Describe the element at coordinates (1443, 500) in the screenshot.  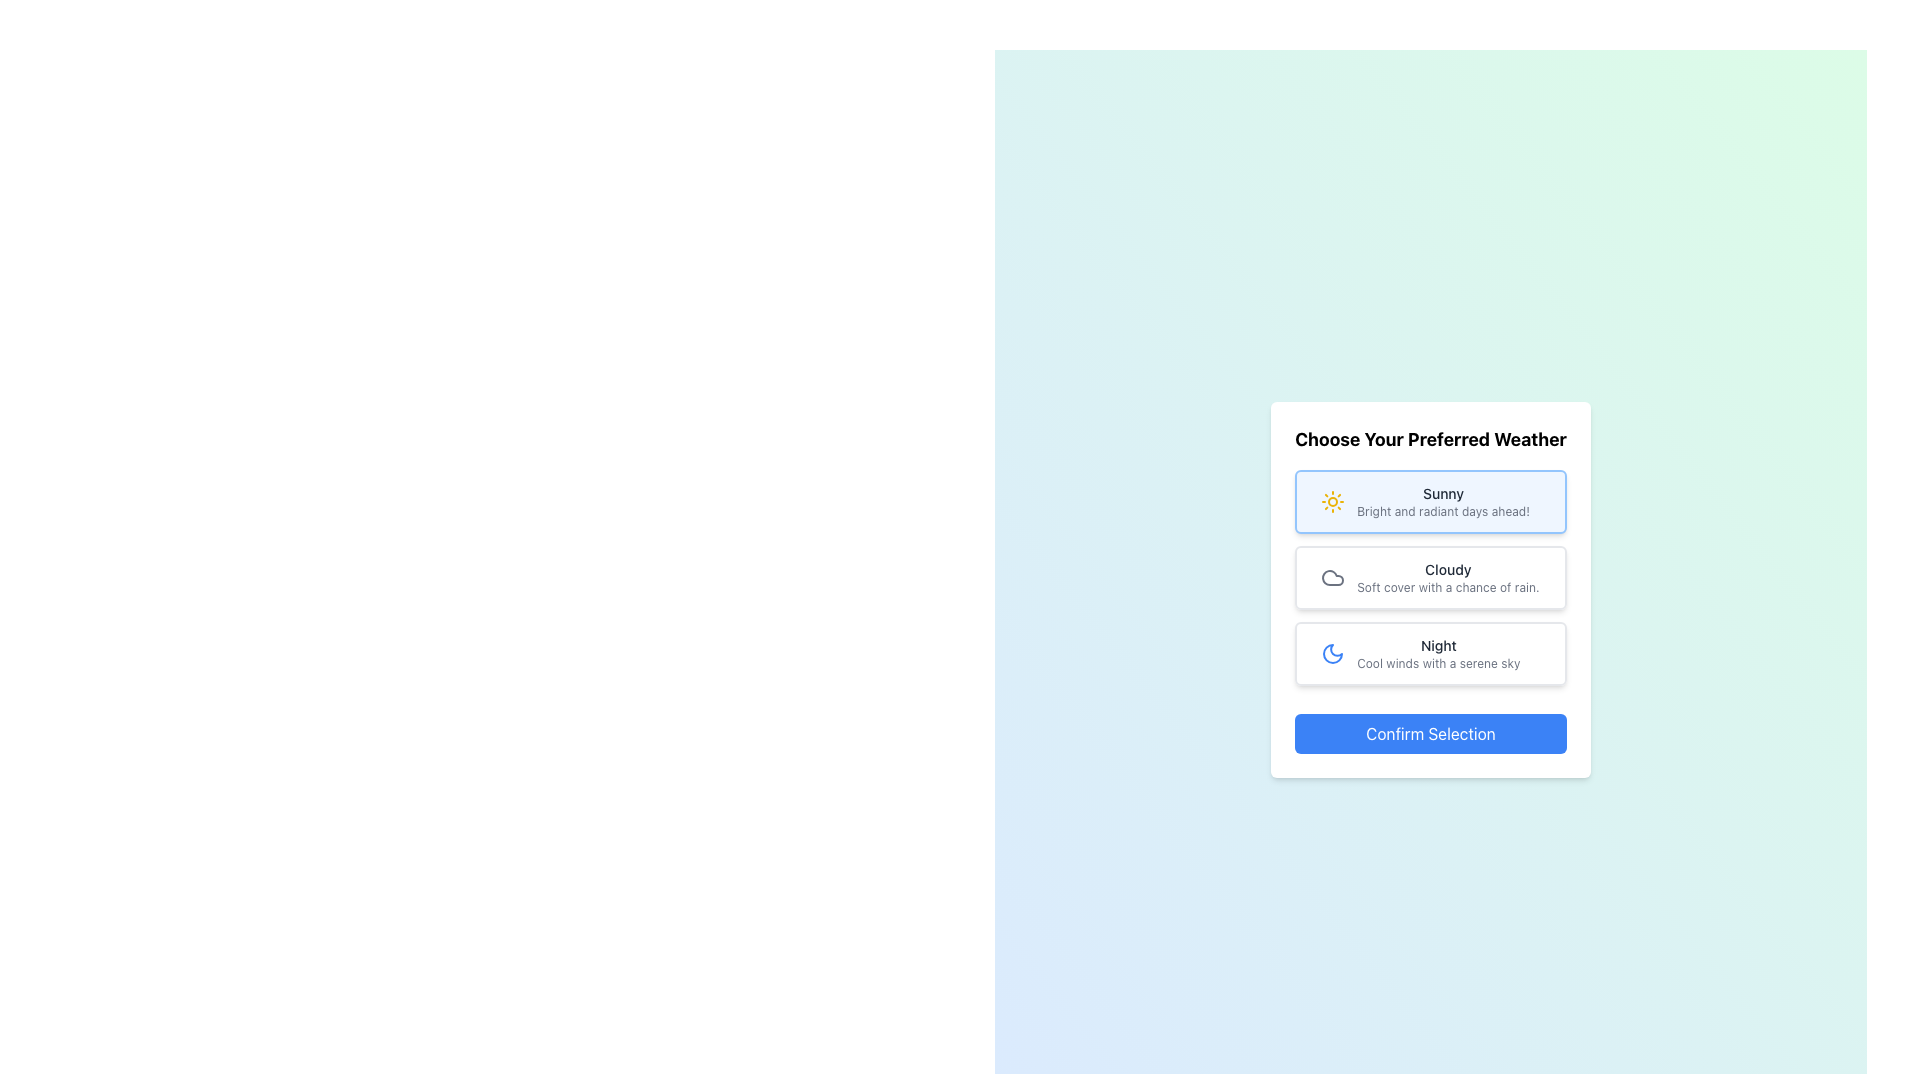
I see `the descriptive text for the 'Sunny' weather option to trigger a tooltip or highlight effect` at that location.